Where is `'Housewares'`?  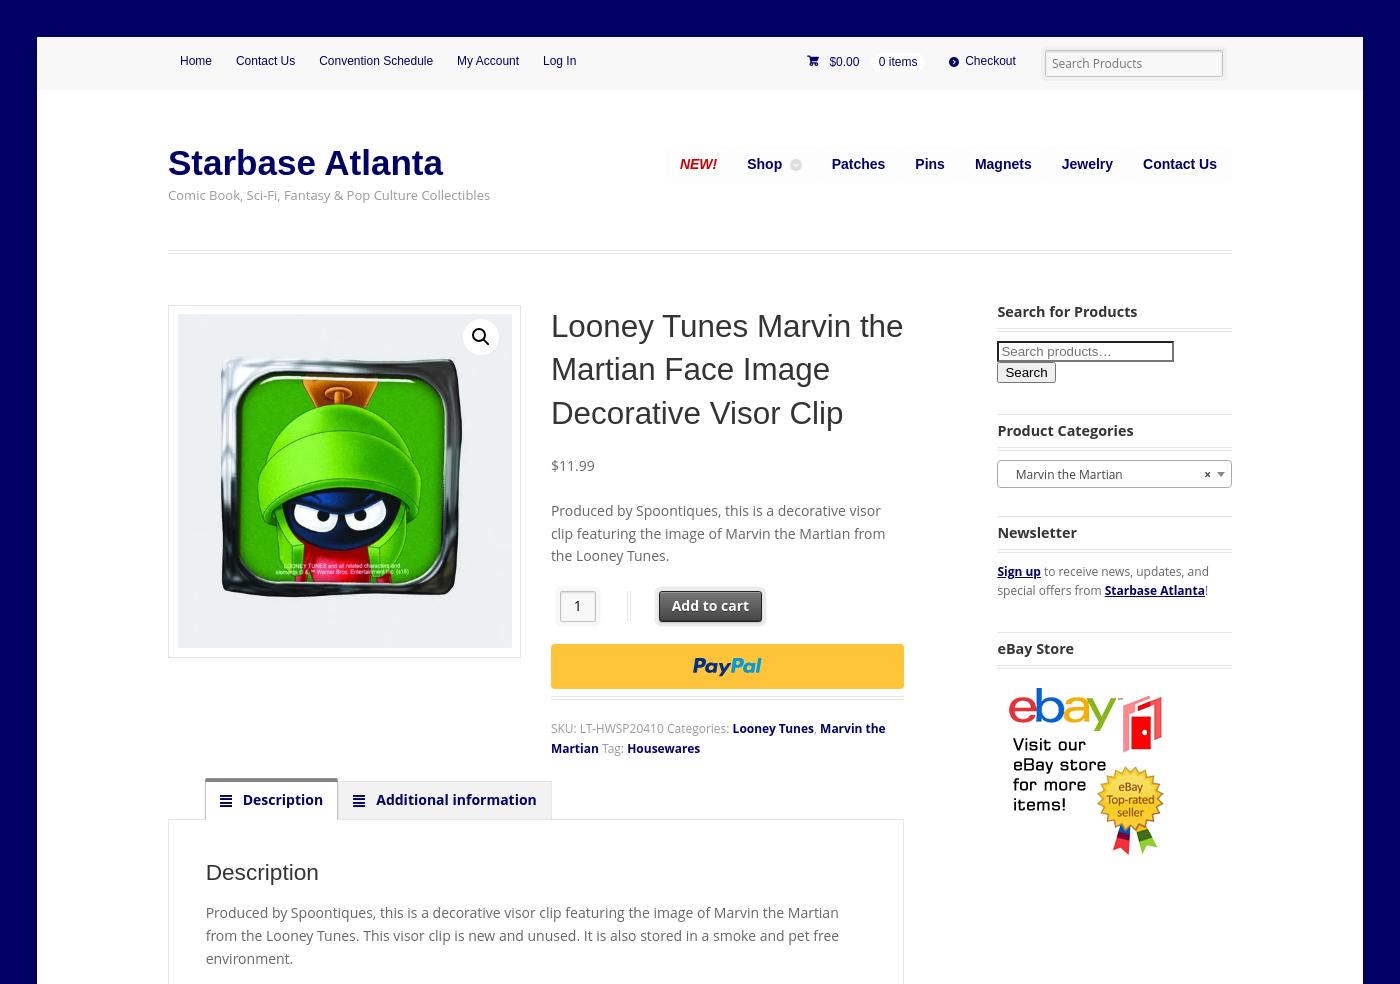
'Housewares' is located at coordinates (663, 746).